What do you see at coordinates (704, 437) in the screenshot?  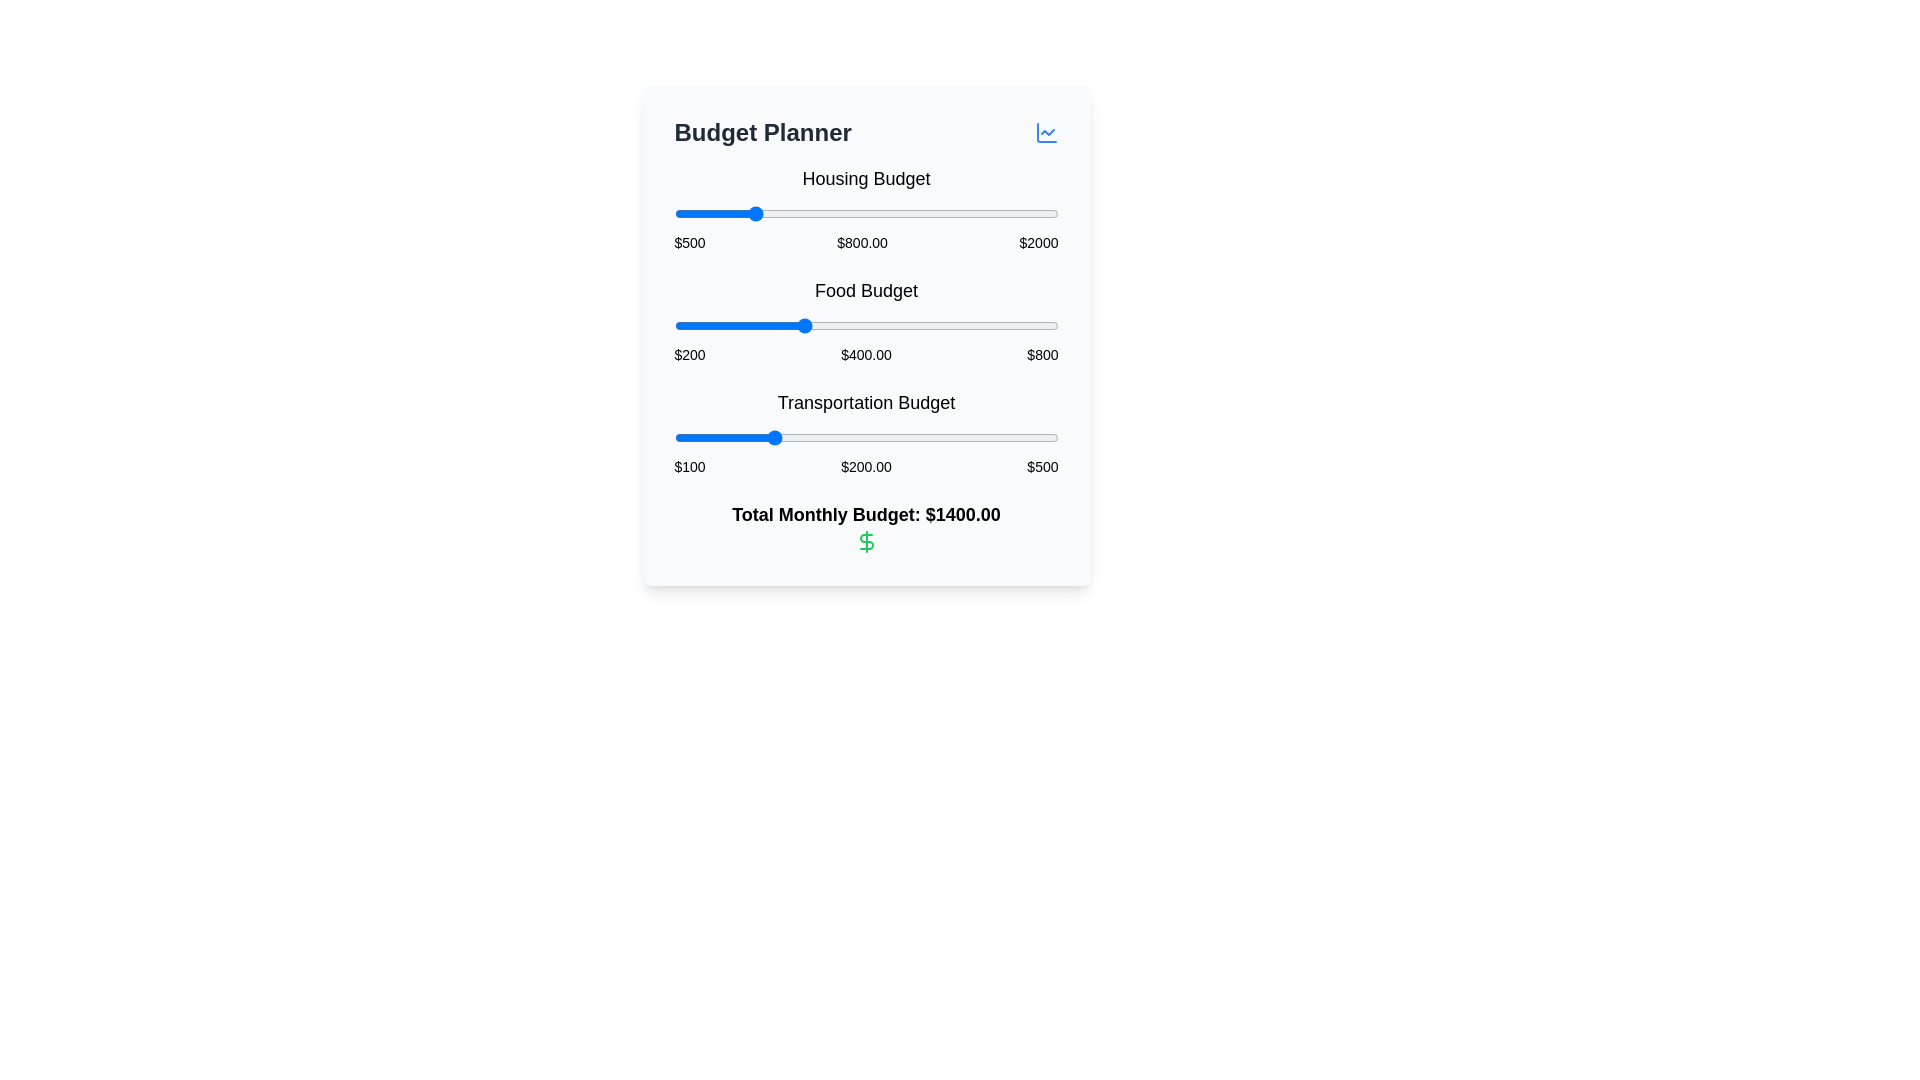 I see `the transportation budget` at bounding box center [704, 437].